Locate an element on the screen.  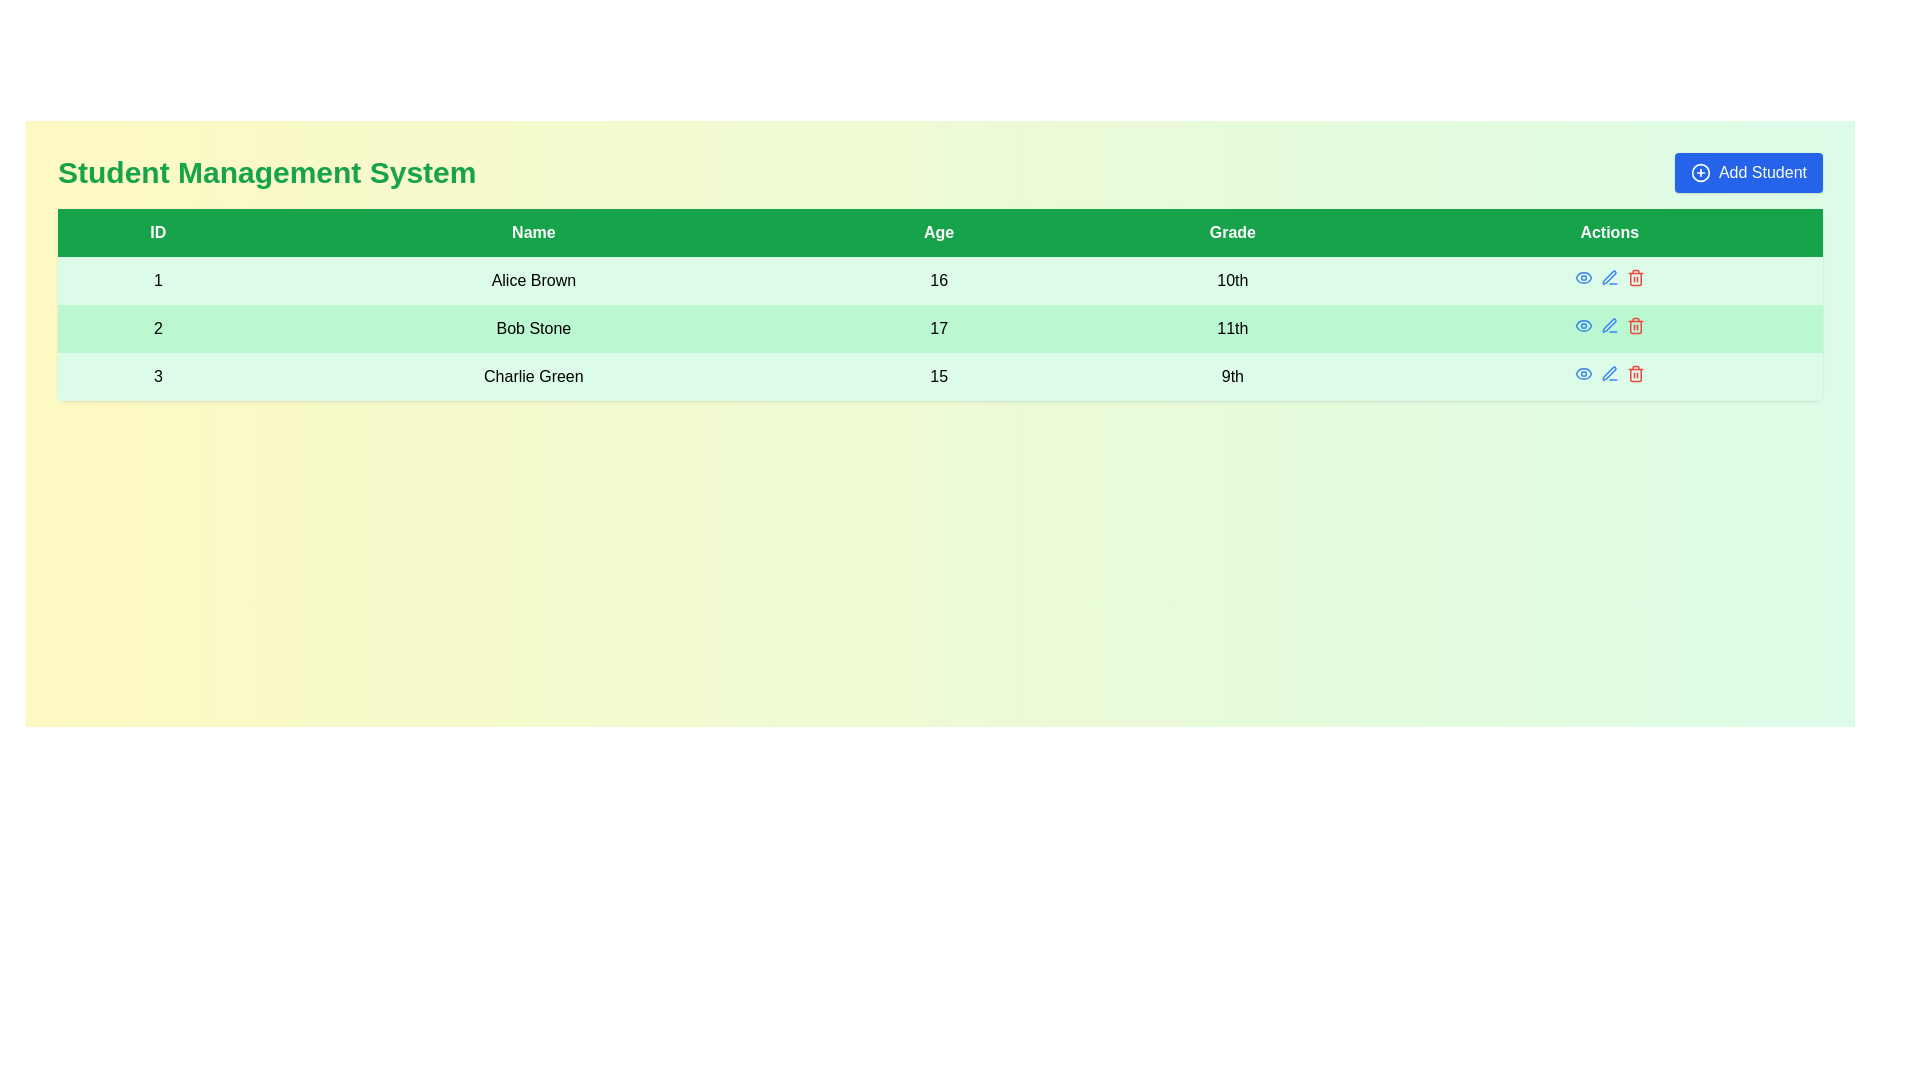
text content of the label displaying 'Charlie Green' in black text on a light green background, located in the second column under the header 'Name' in the third row of the table is located at coordinates (533, 377).